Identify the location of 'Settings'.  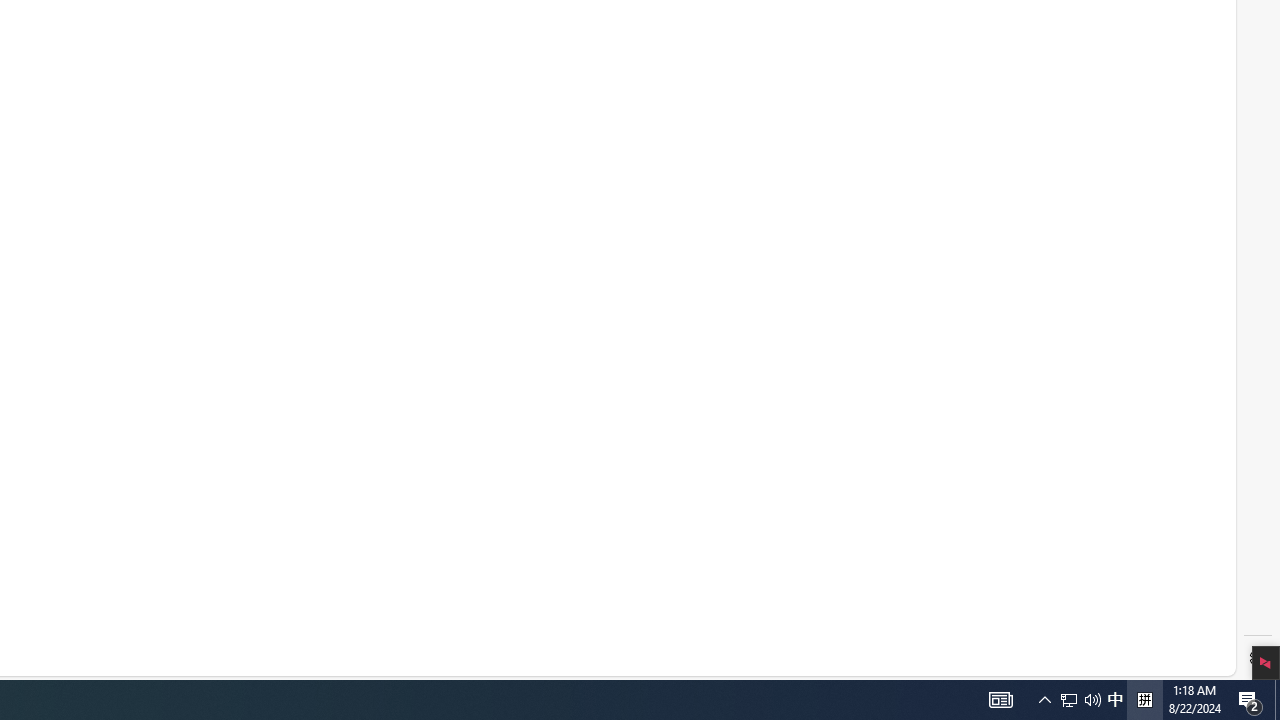
(1257, 658).